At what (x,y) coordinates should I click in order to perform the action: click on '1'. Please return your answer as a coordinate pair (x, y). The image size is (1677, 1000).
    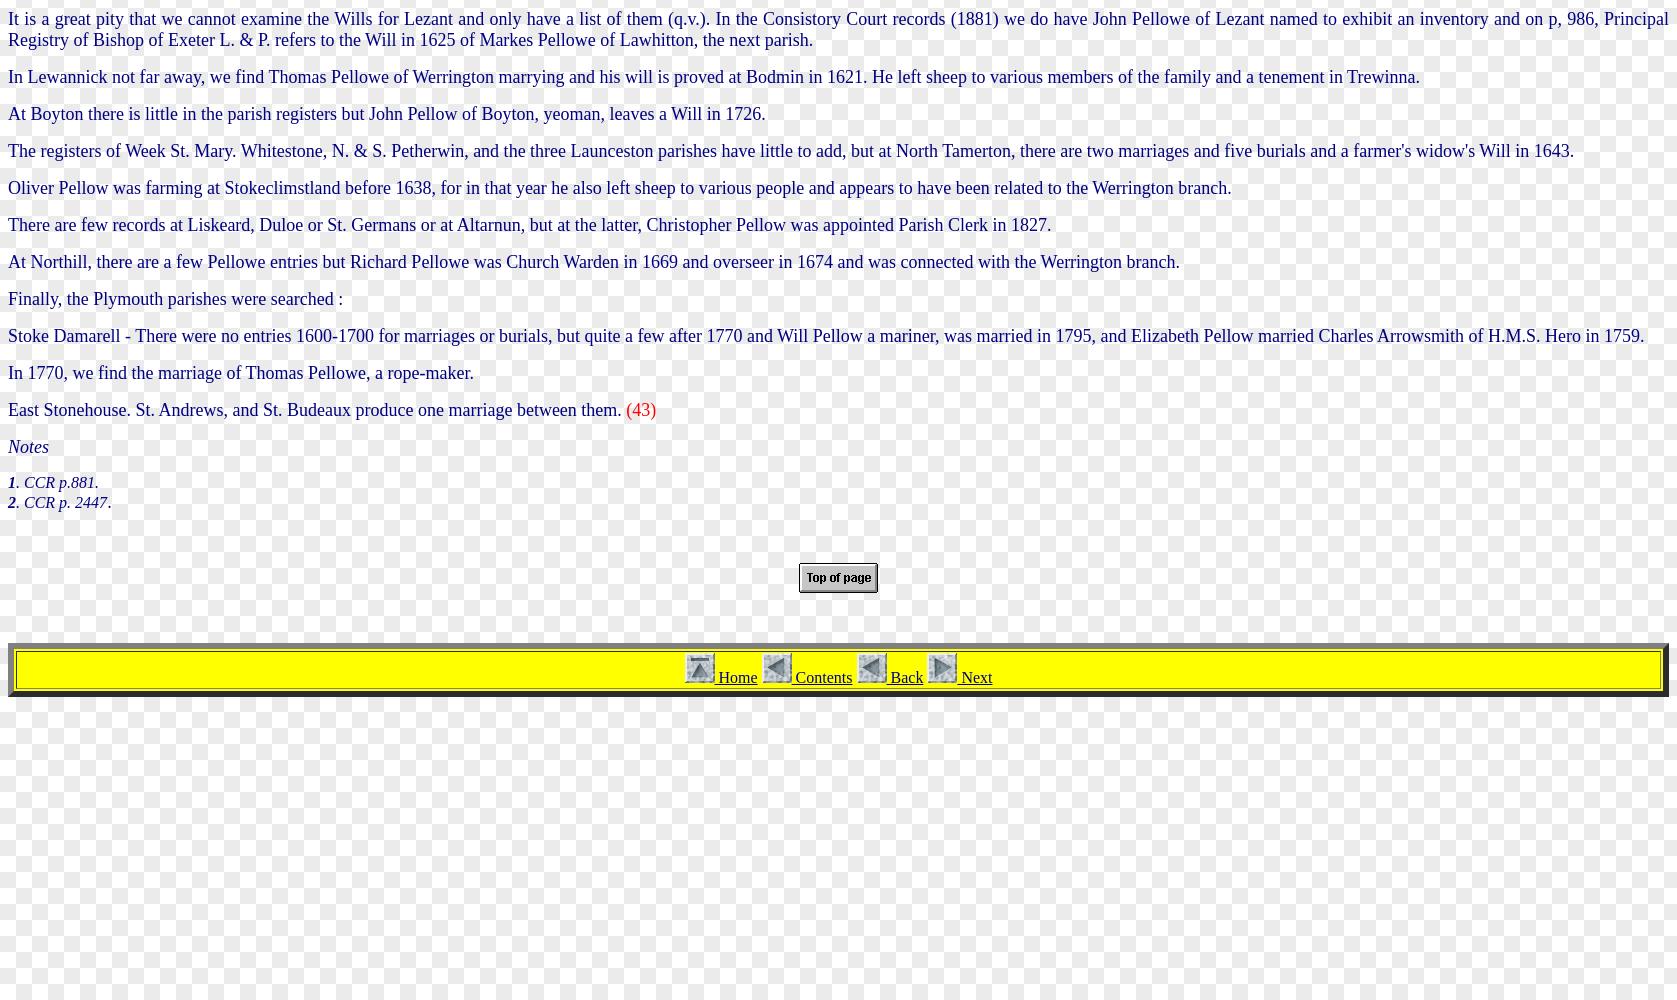
    Looking at the image, I should click on (8, 480).